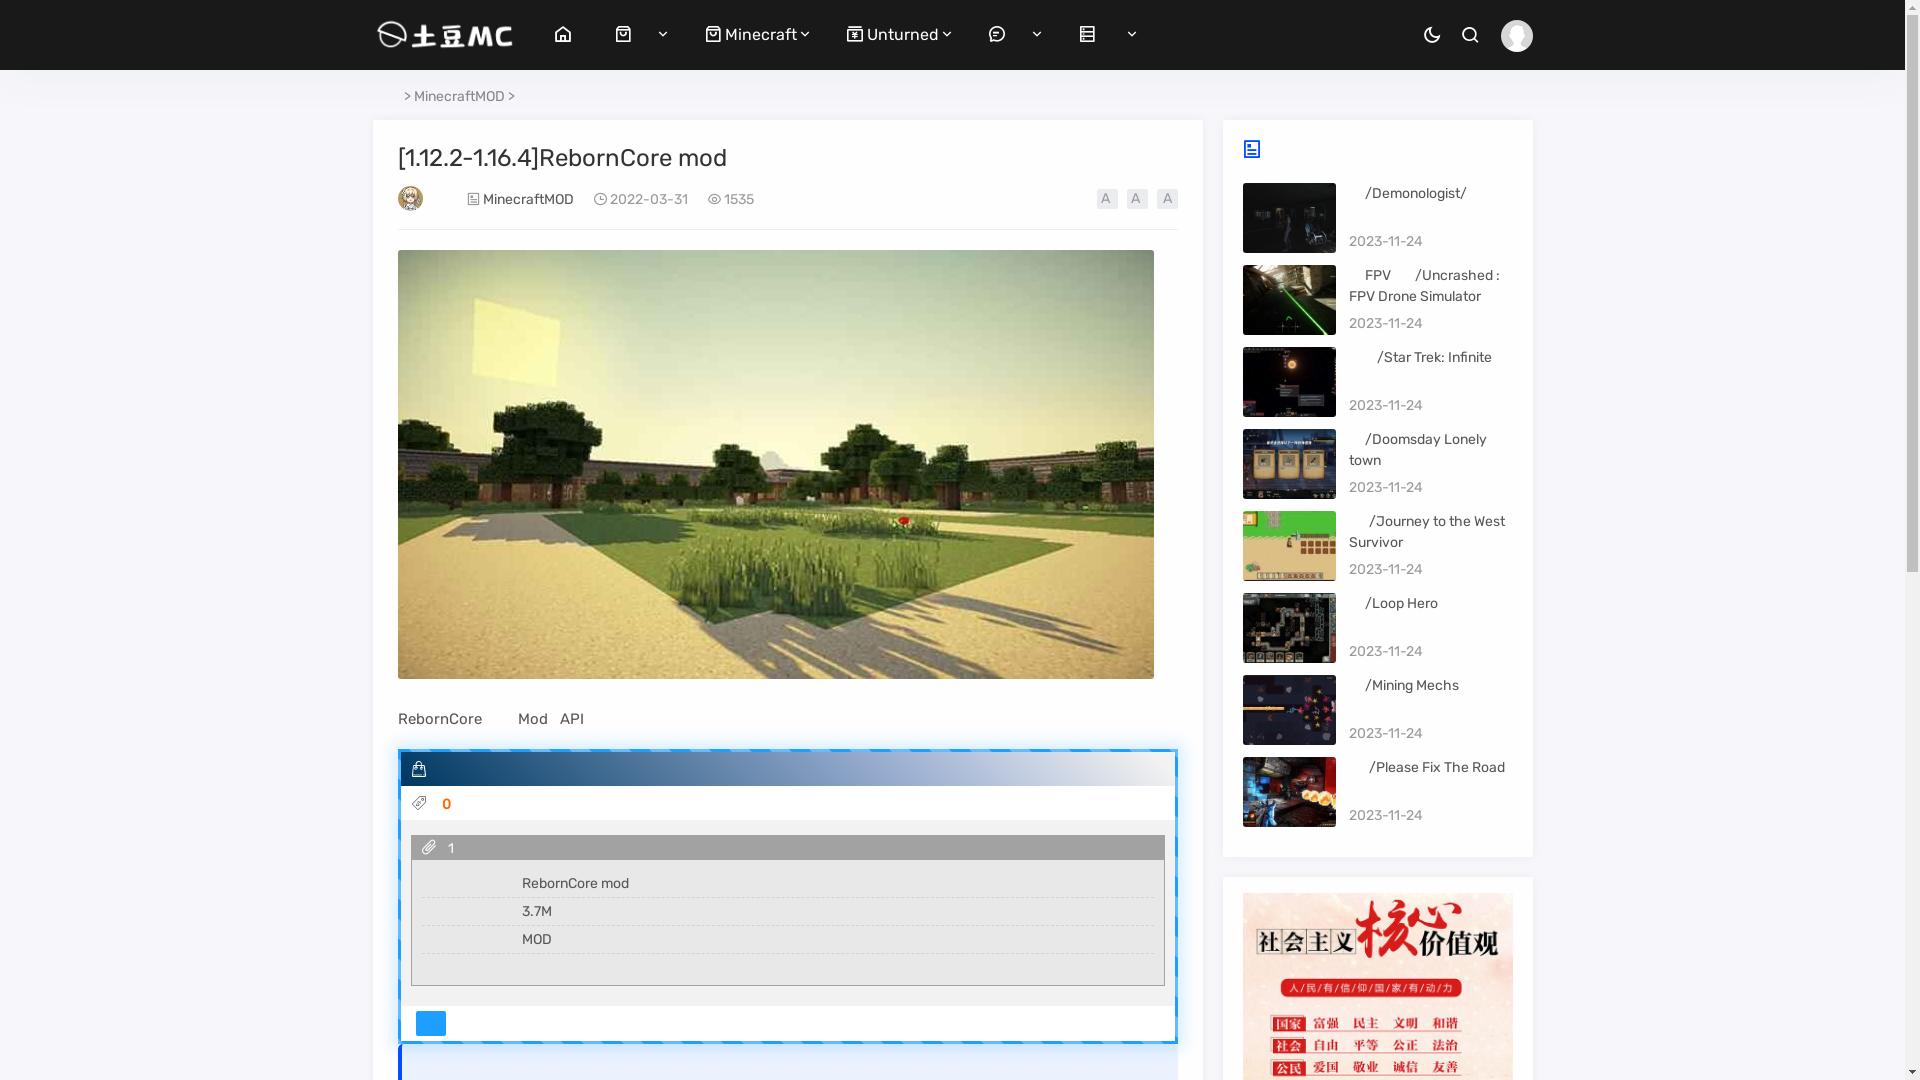 The width and height of the screenshot is (1920, 1080). I want to click on 'Unturned', so click(846, 34).